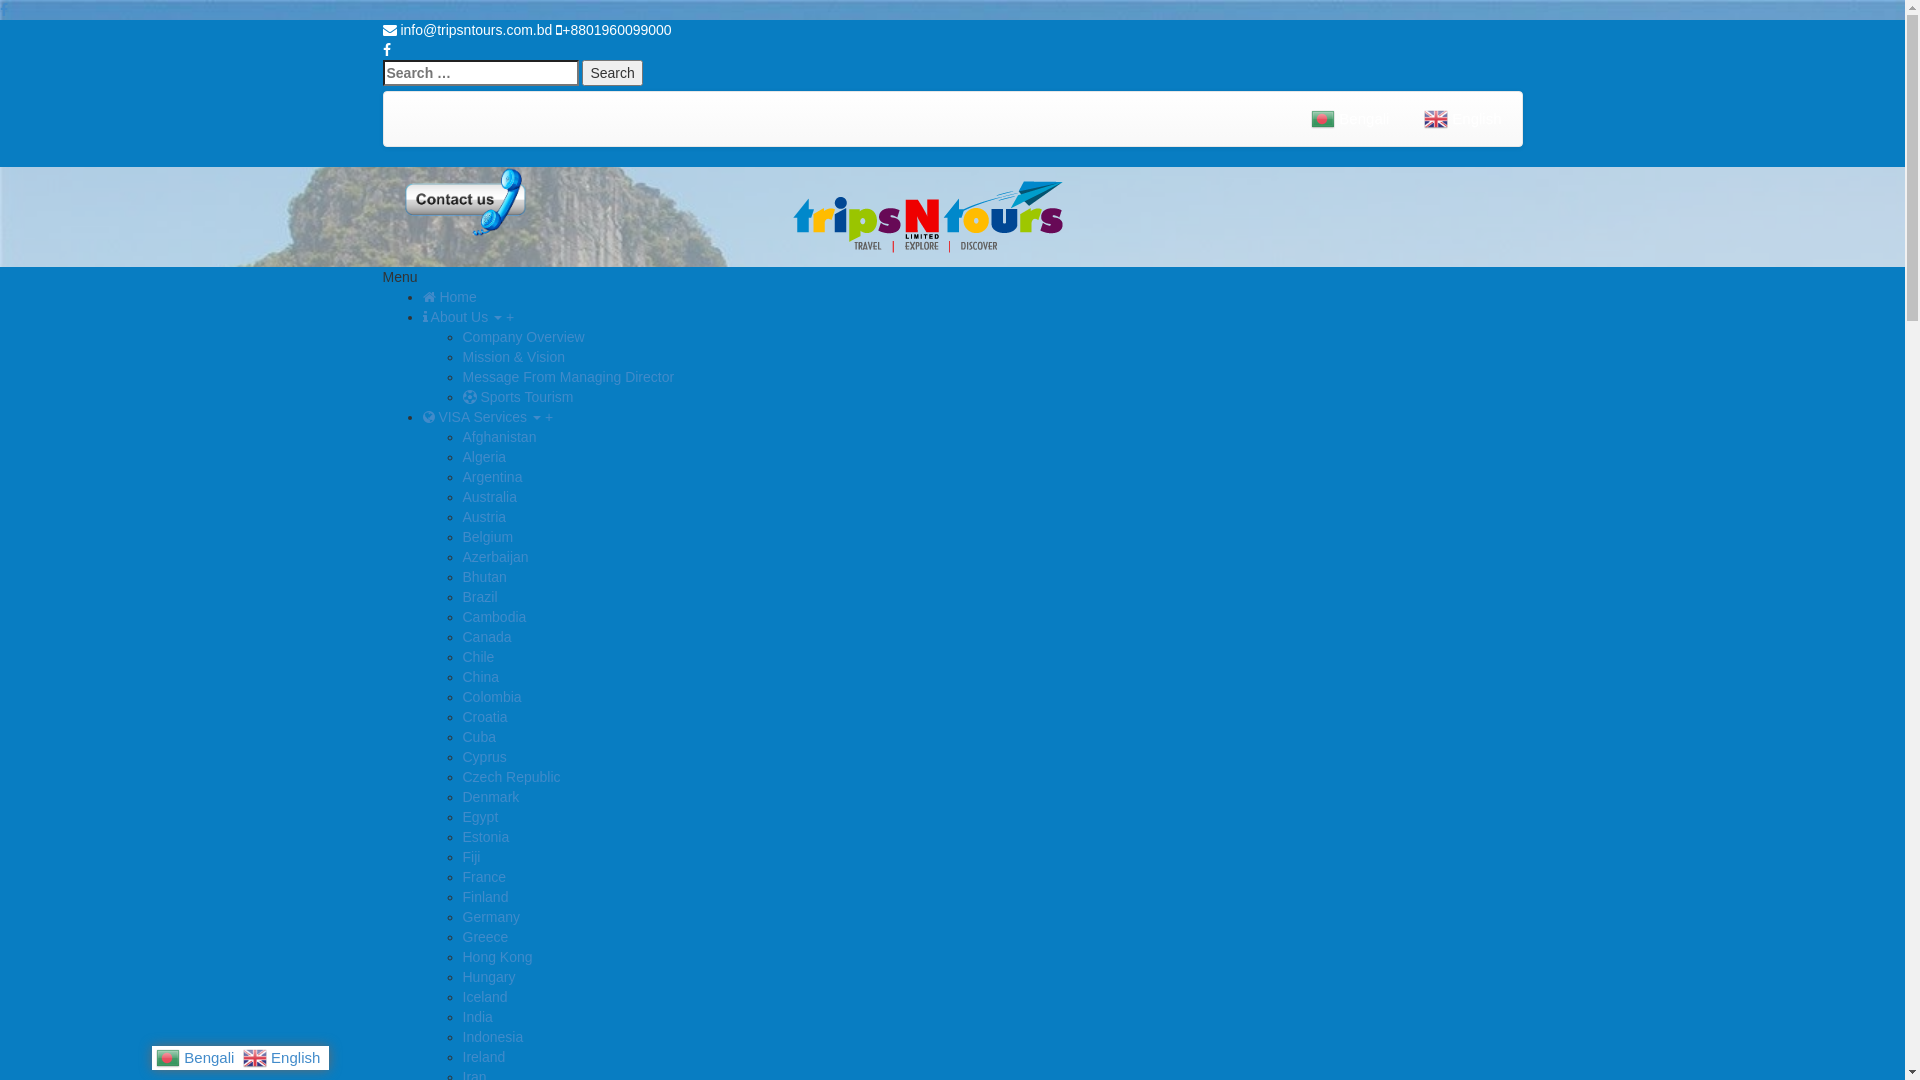 The image size is (1920, 1080). Describe the element at coordinates (460, 917) in the screenshot. I see `'Germany'` at that location.